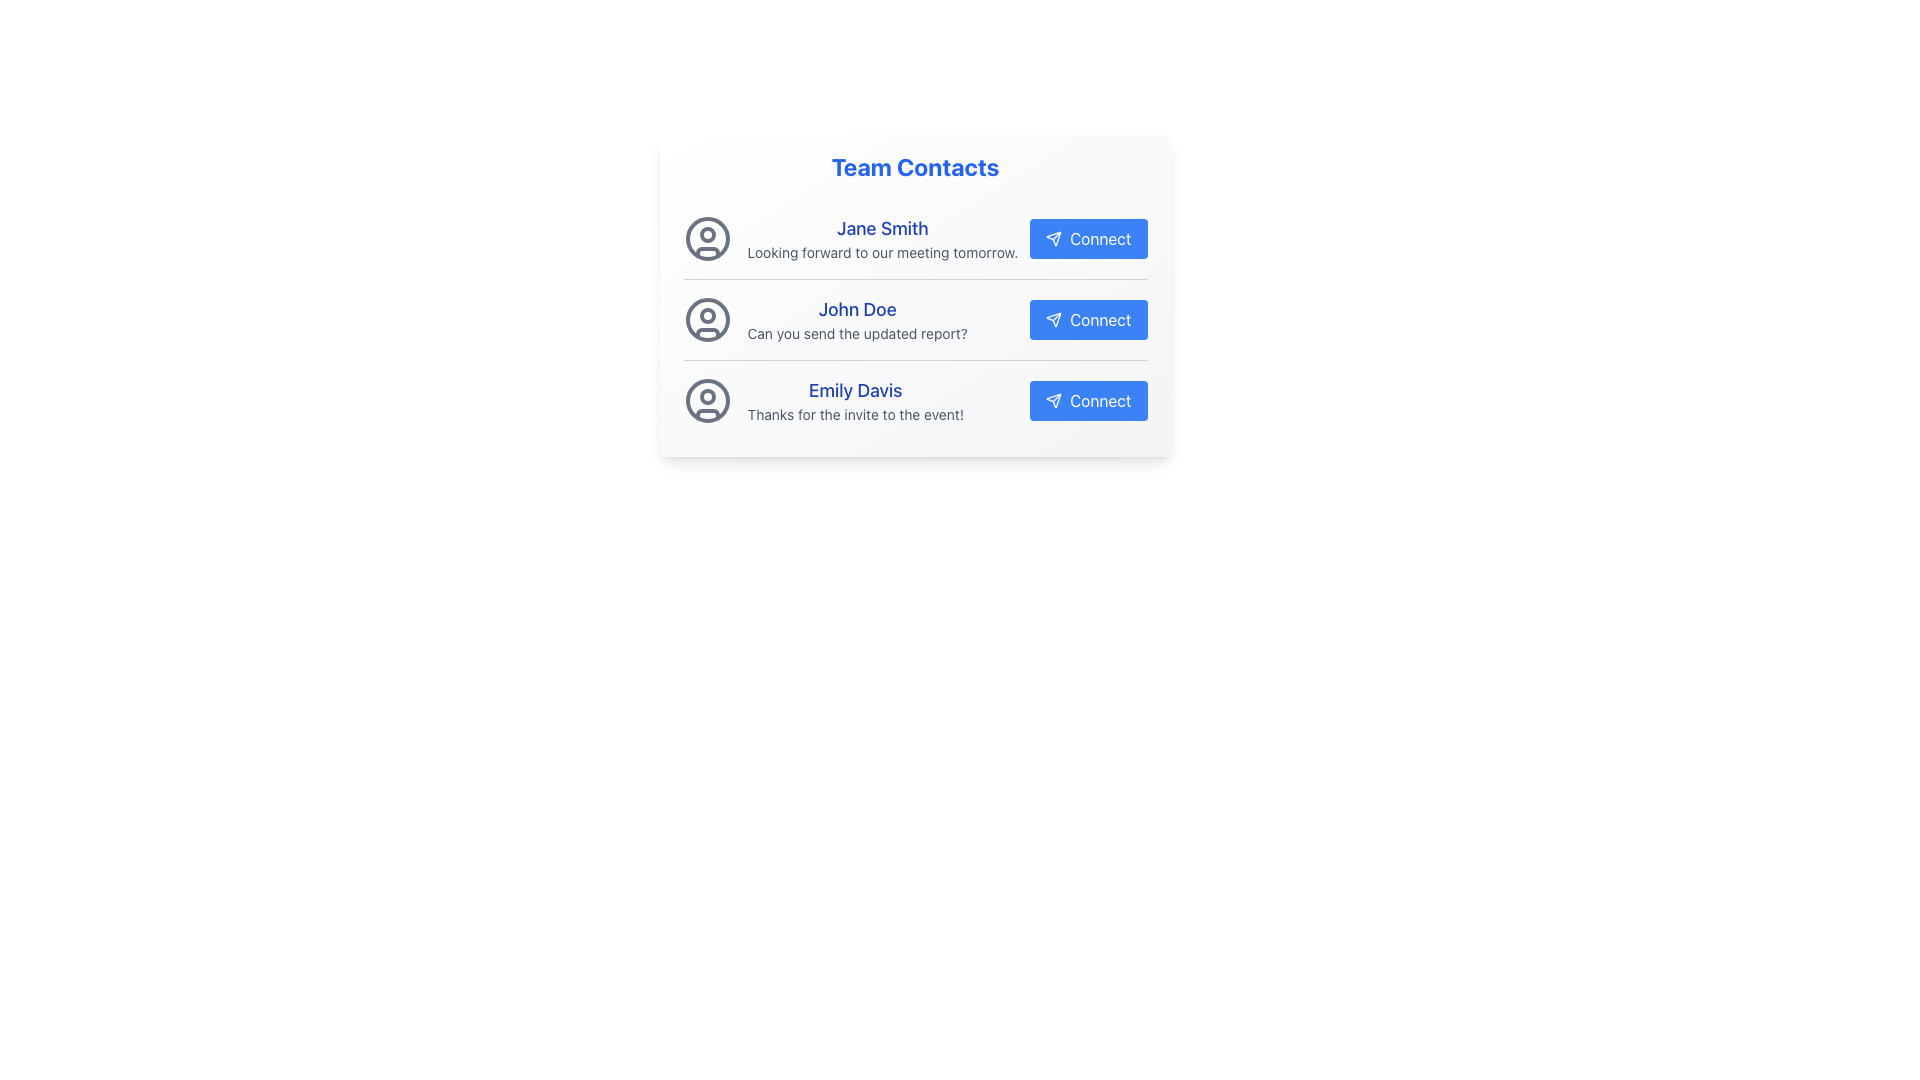 The width and height of the screenshot is (1920, 1080). Describe the element at coordinates (881, 252) in the screenshot. I see `the text label that reads 'Looking forward to our meeting tomorrow.' which is styled in gray and located below the name 'Jane Smith' in the 'Team Contacts' section` at that location.